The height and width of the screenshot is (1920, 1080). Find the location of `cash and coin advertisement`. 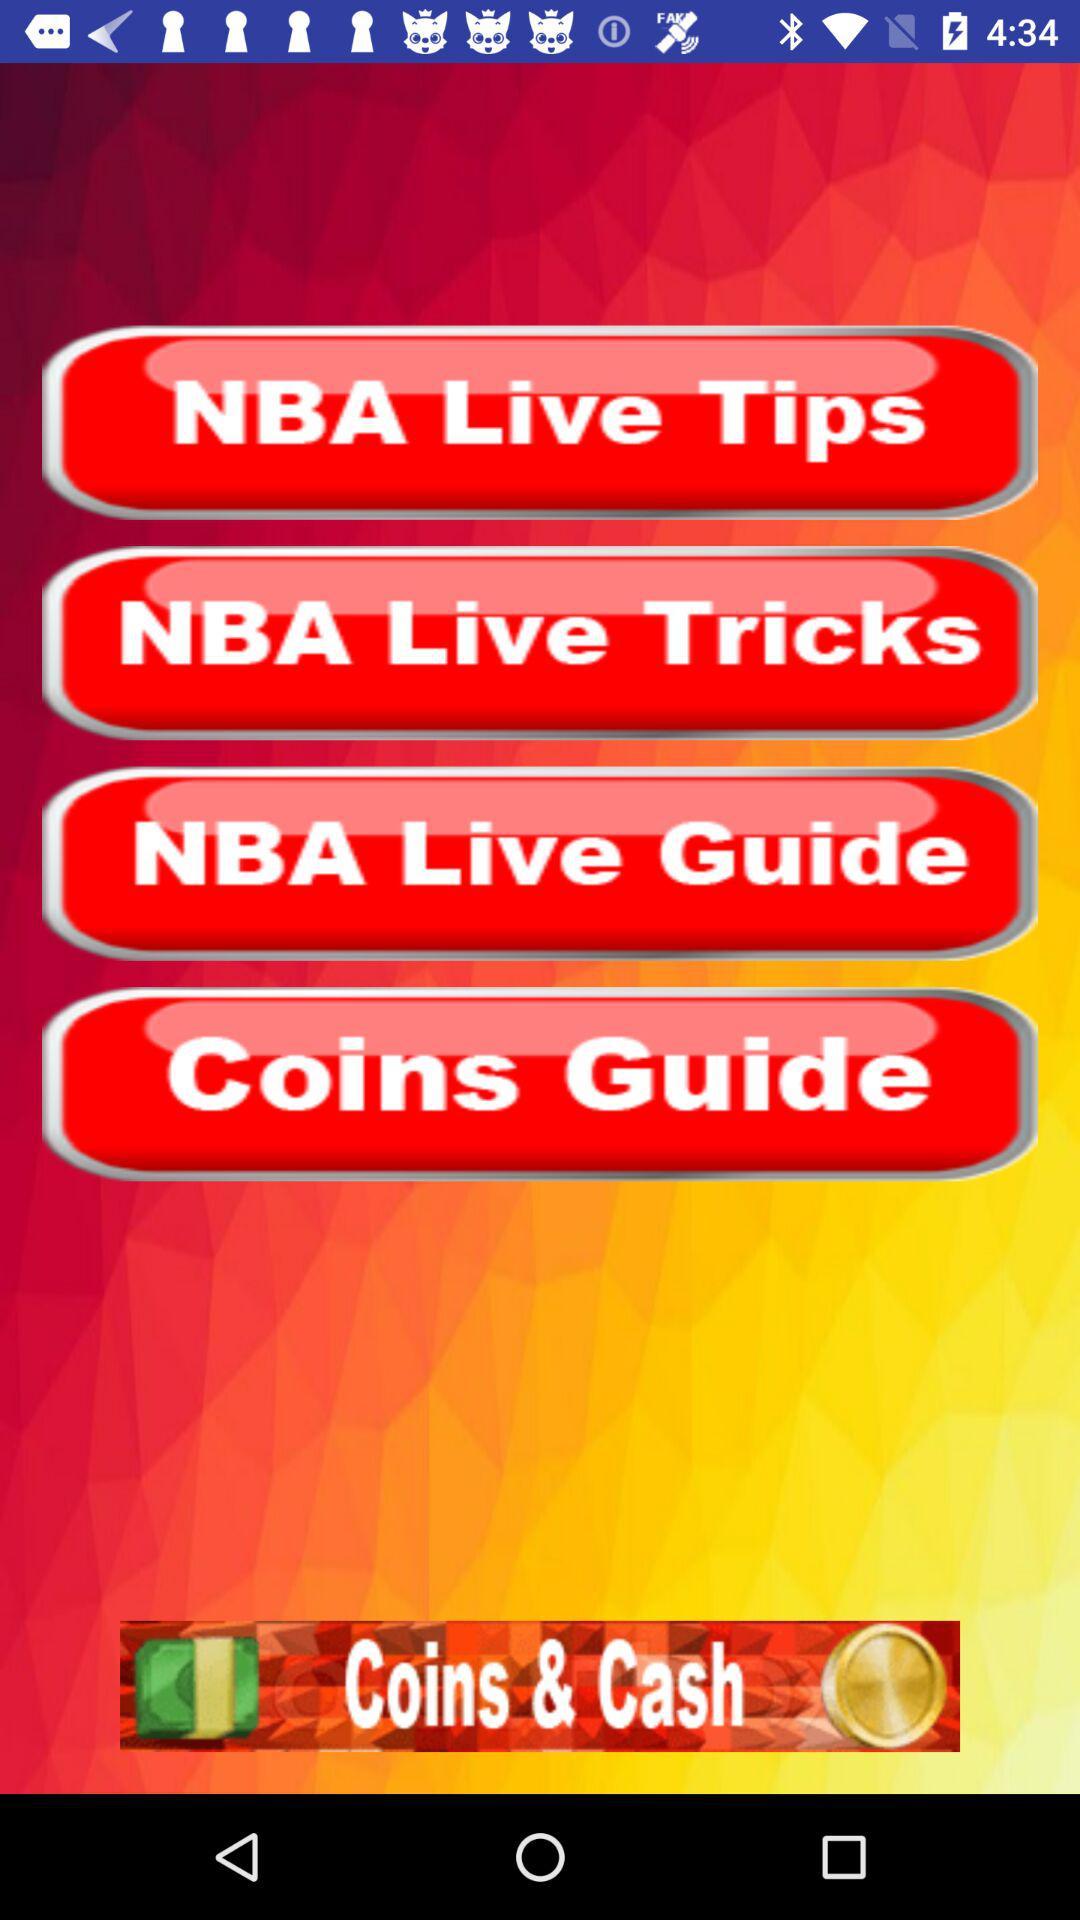

cash and coin advertisement is located at coordinates (540, 1685).